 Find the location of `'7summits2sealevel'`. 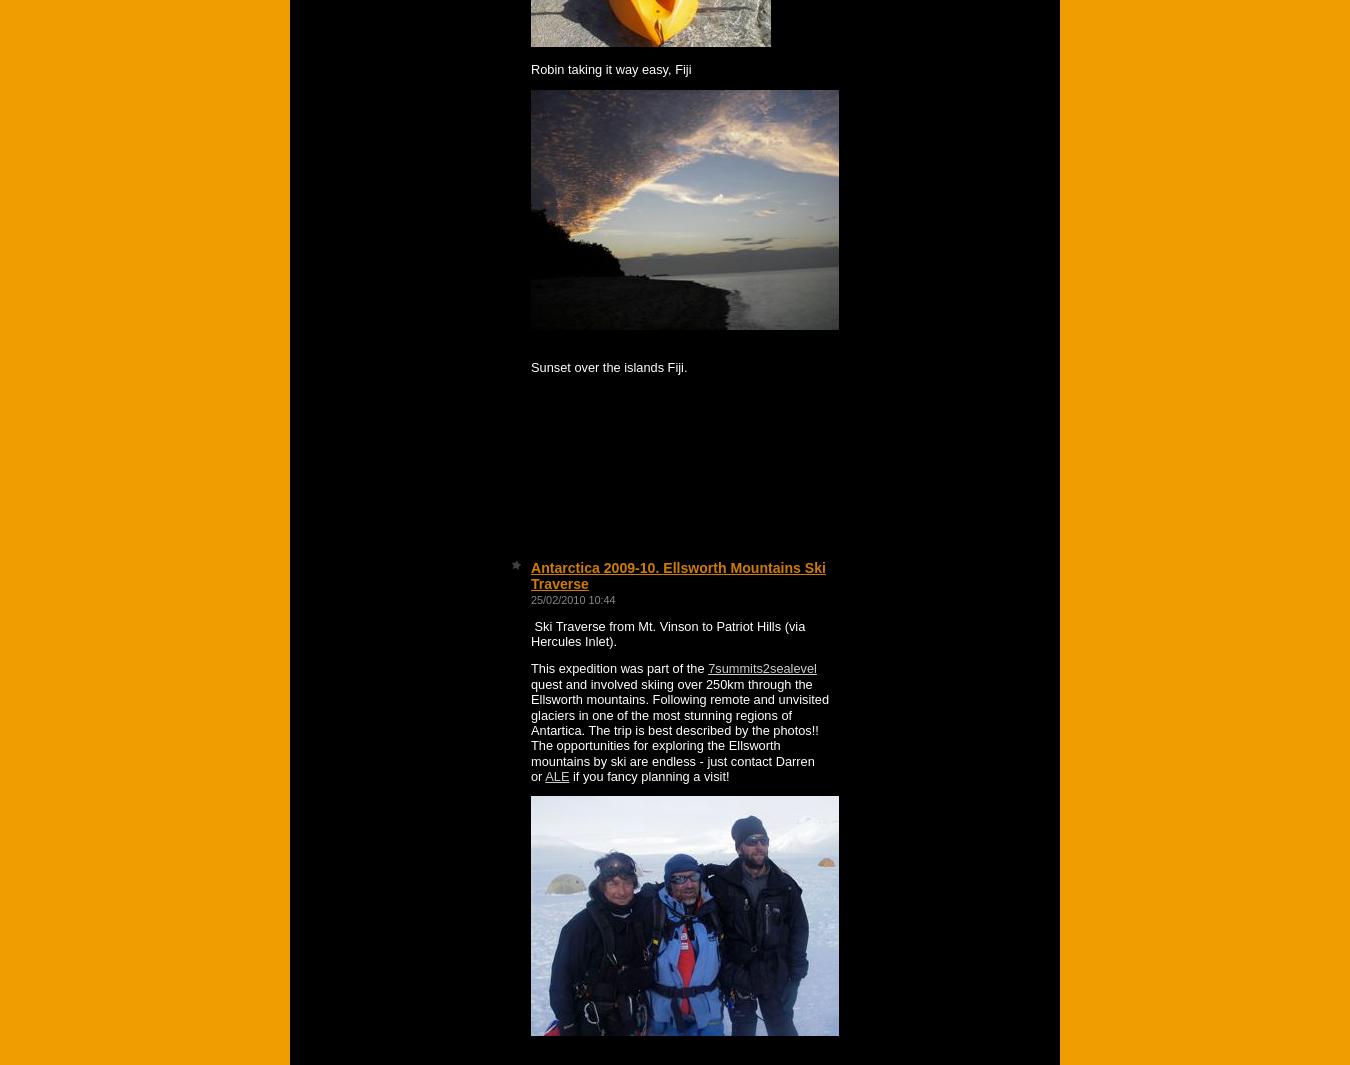

'7summits2sealevel' is located at coordinates (706, 668).